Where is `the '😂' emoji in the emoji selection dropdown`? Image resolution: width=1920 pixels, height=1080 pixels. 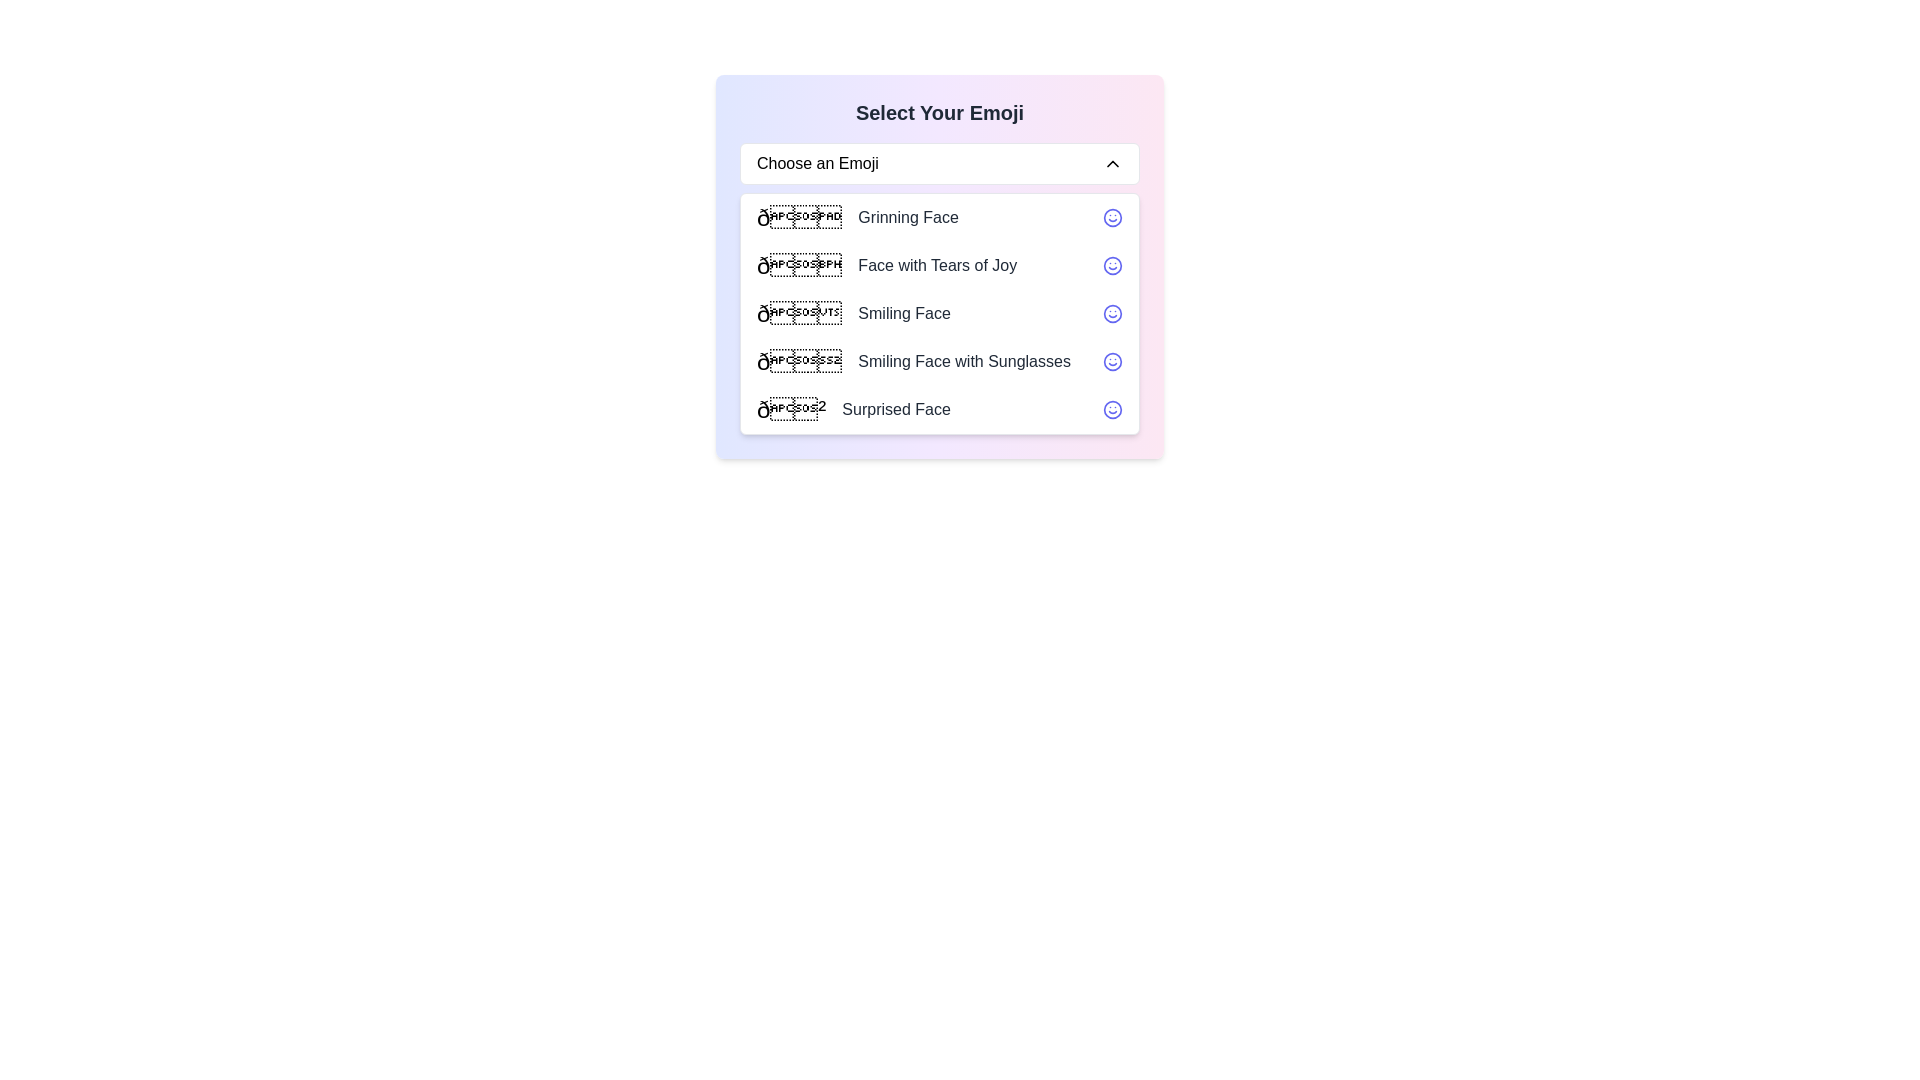
the '😂' emoji in the emoji selection dropdown is located at coordinates (798, 265).